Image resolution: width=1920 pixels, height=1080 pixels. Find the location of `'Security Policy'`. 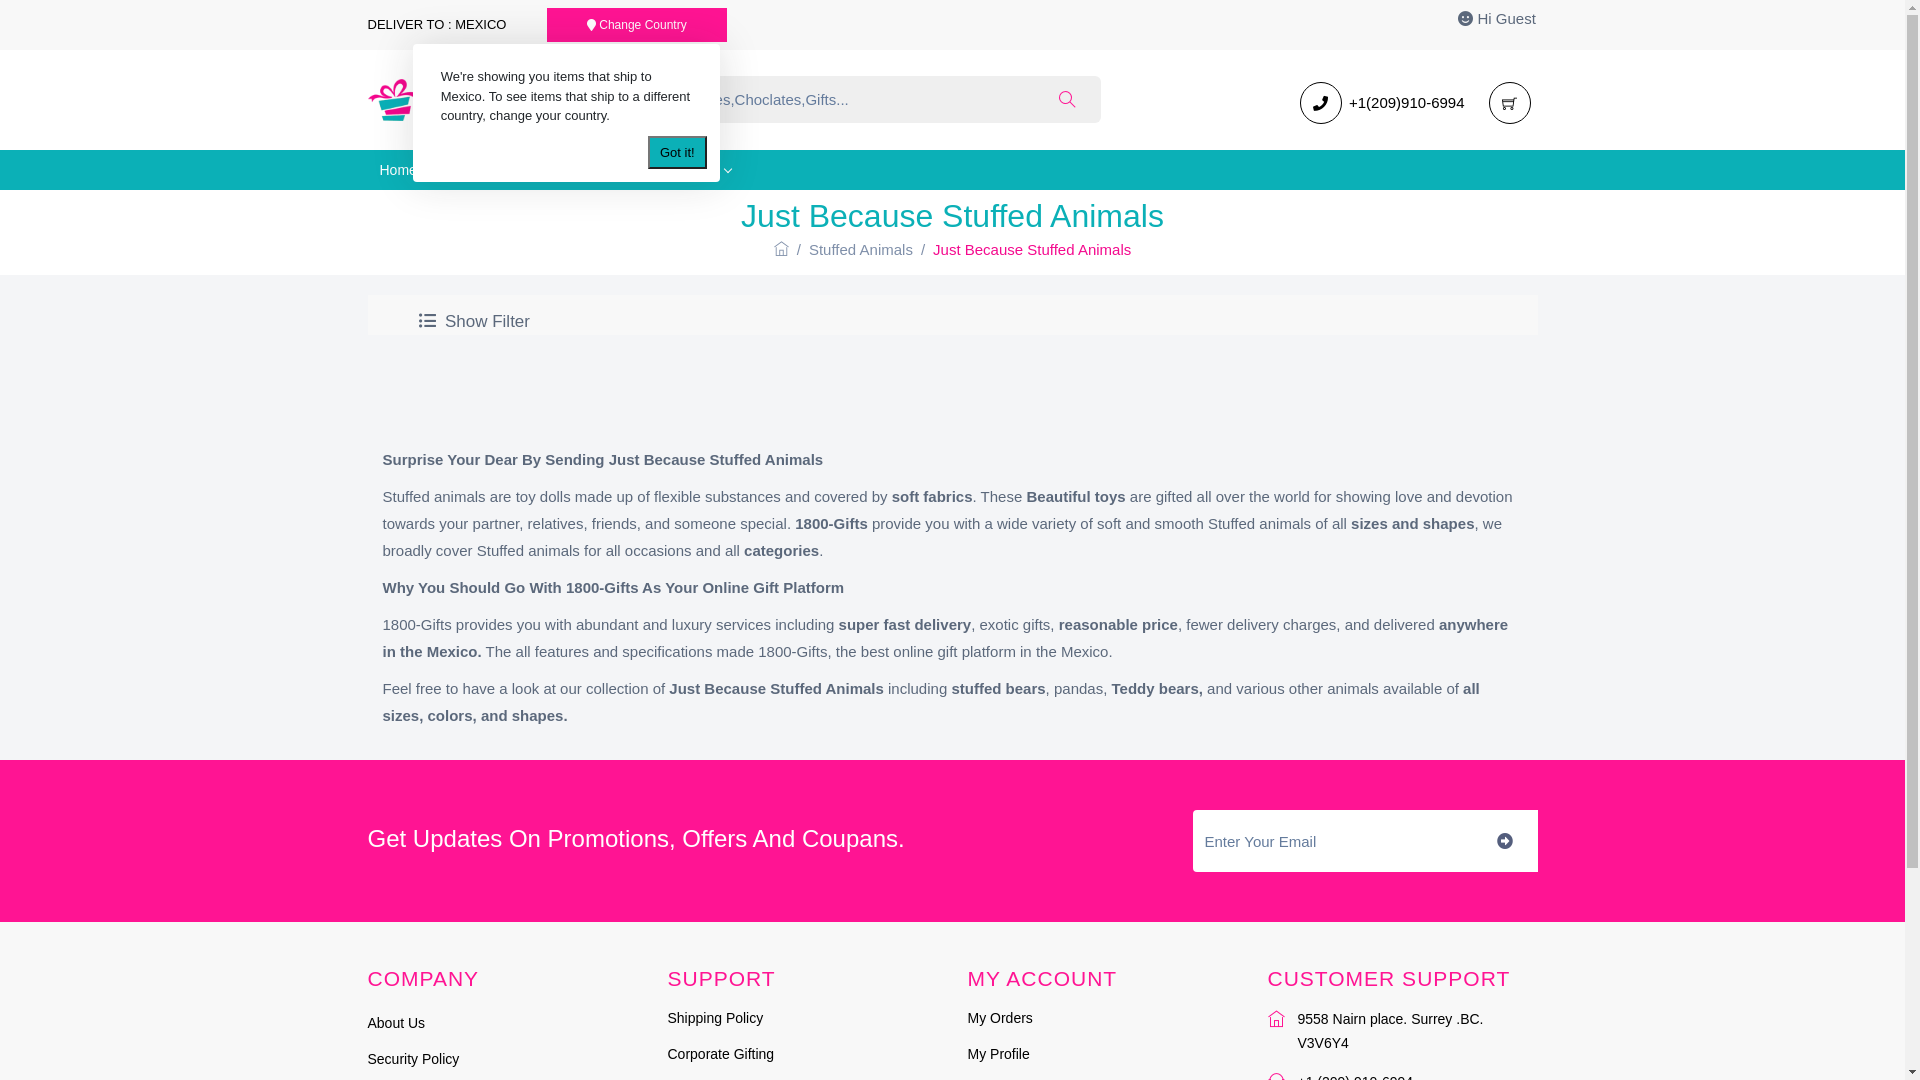

'Security Policy' is located at coordinates (368, 1058).